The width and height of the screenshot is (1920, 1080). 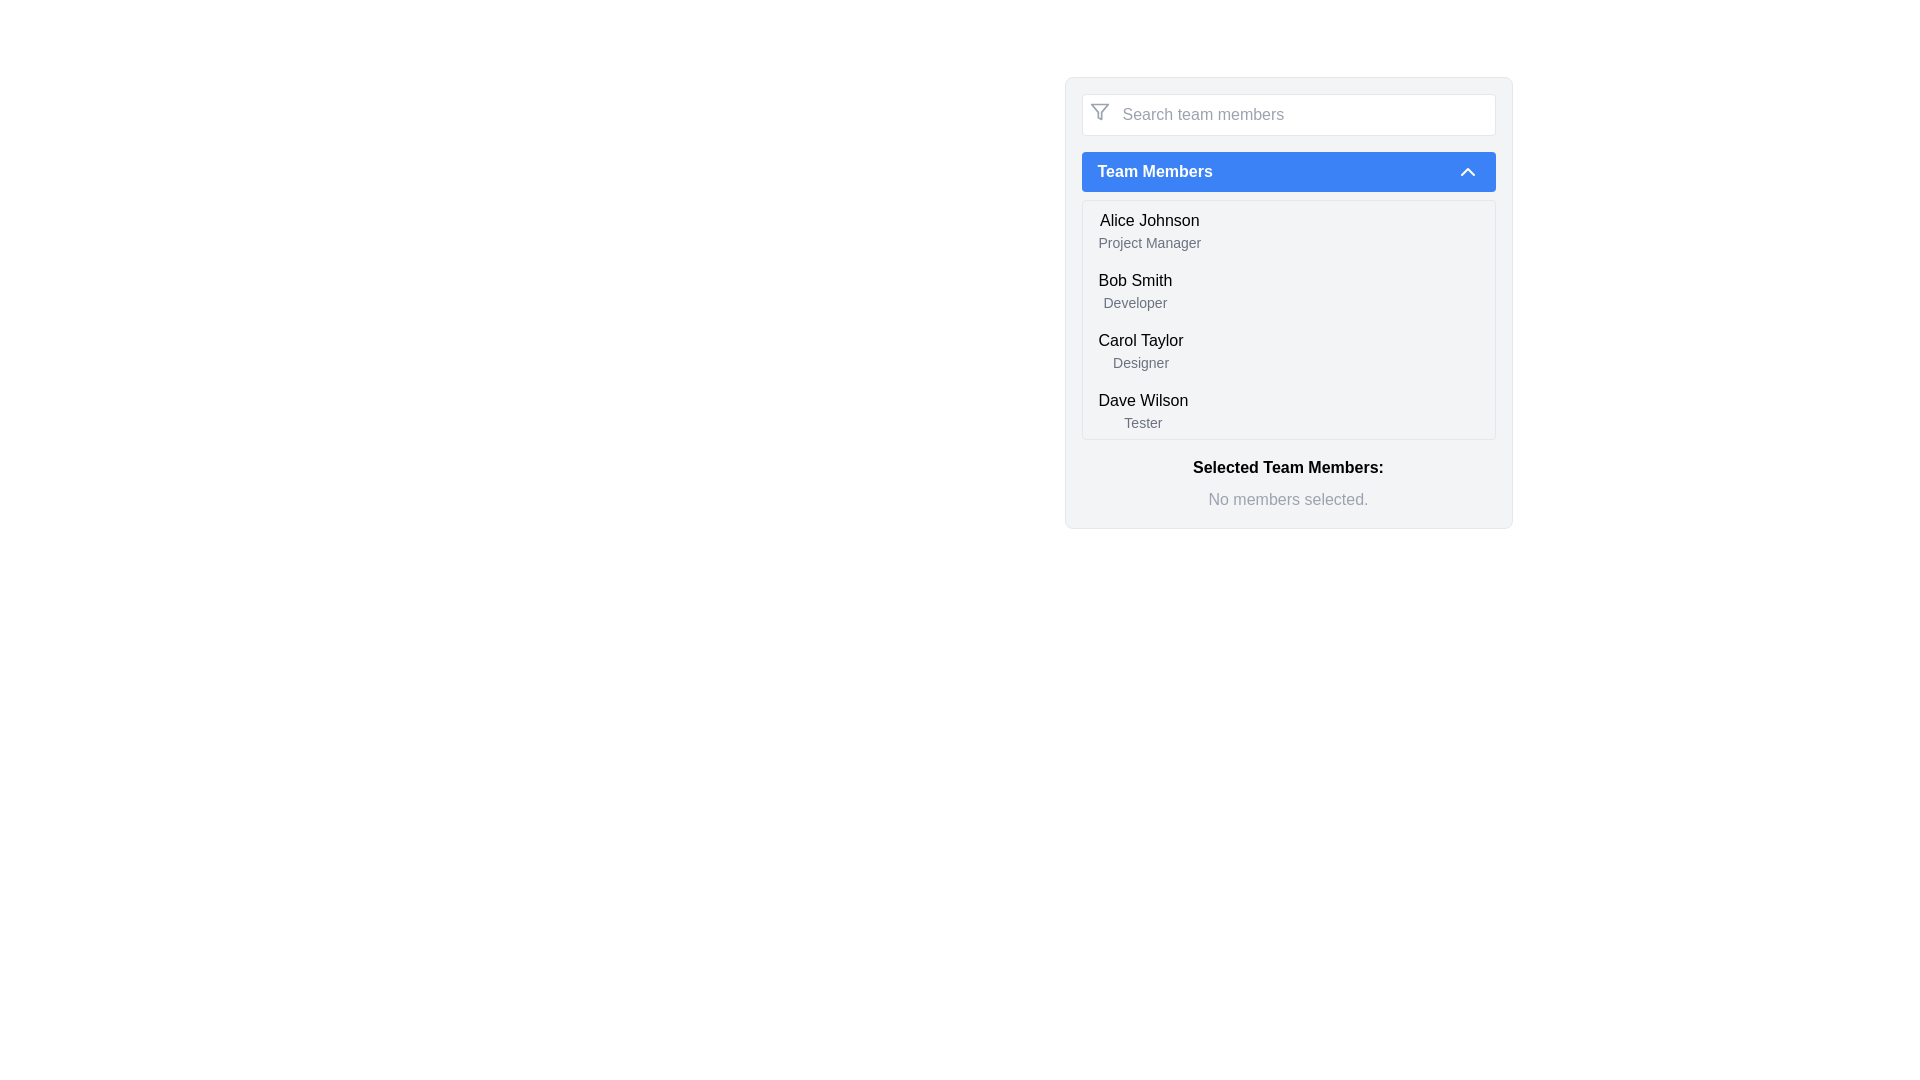 I want to click on the static text label that displays 'Project Manager', which is styled with a small gray font and positioned directly beneath 'Alice Johnson' in the 'Team Members' list box, so click(x=1149, y=242).